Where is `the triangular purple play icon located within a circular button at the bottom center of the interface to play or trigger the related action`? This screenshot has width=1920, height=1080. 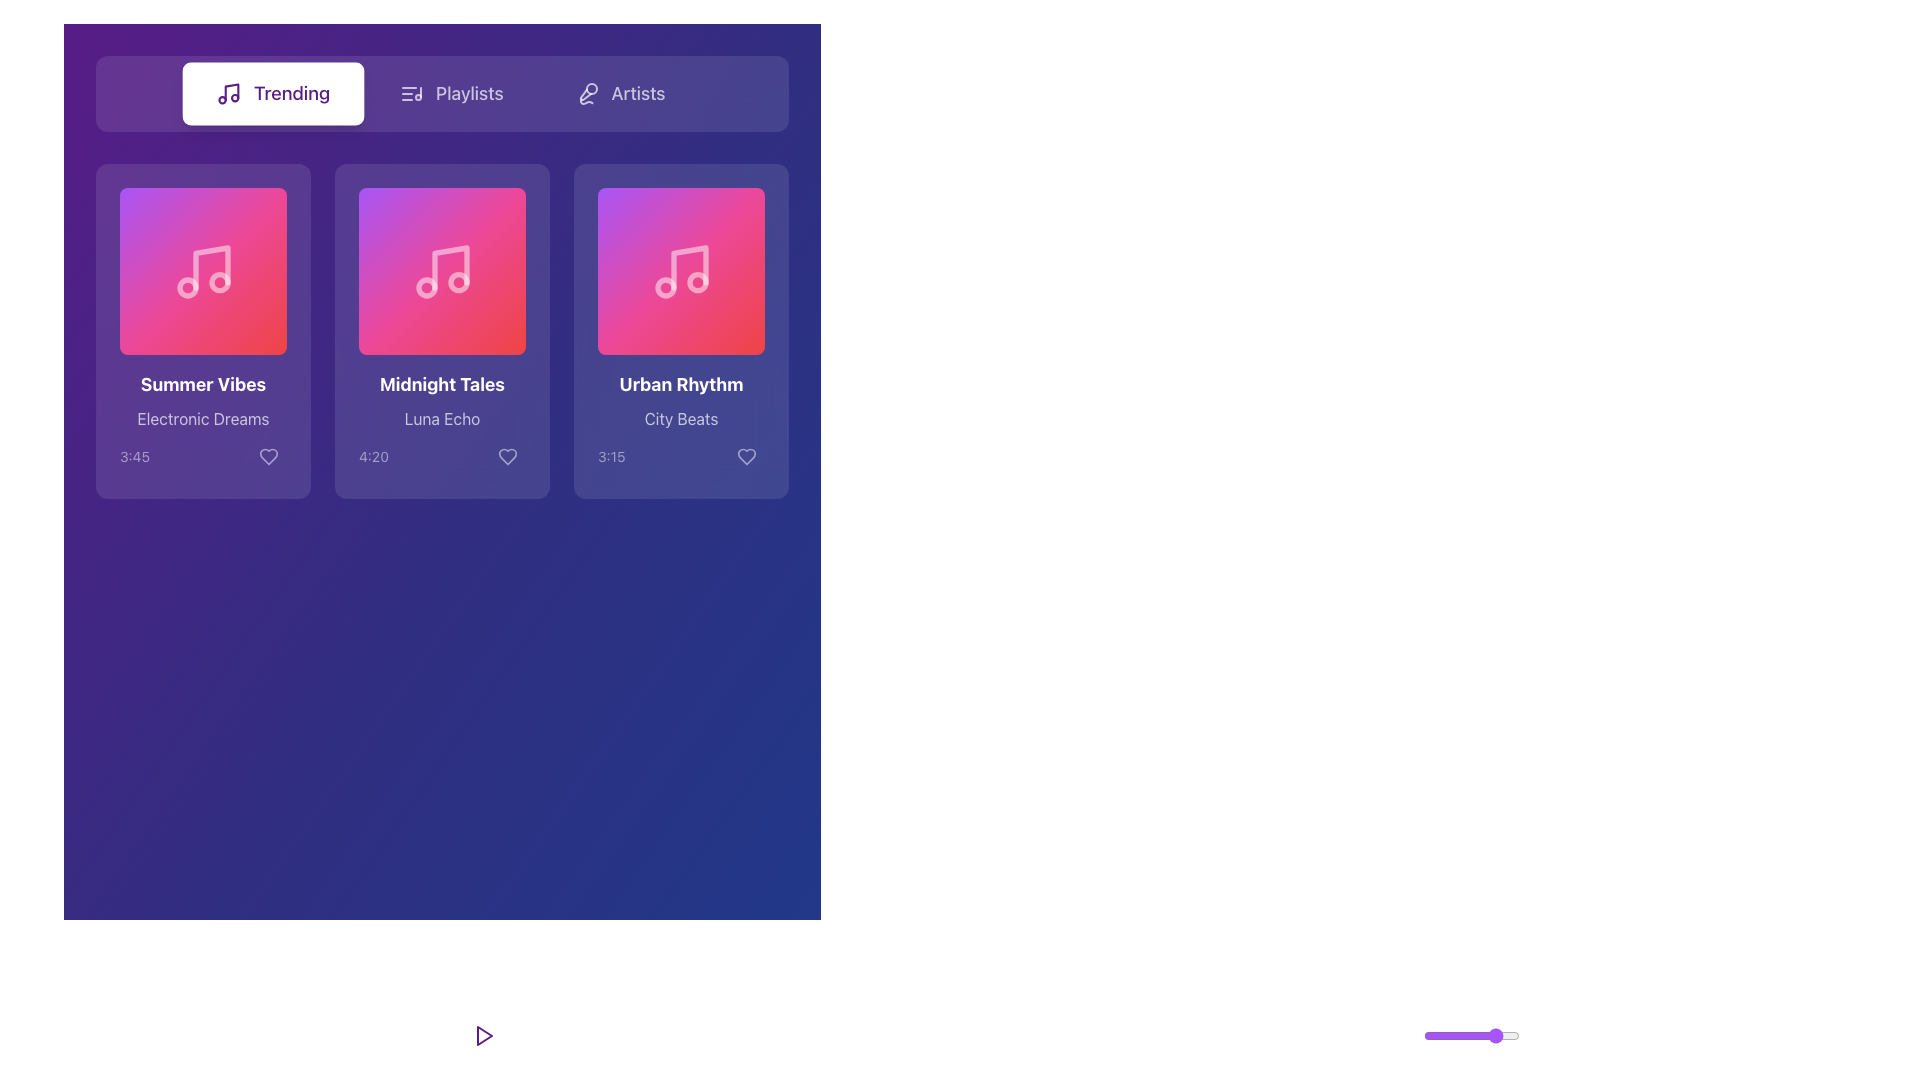 the triangular purple play icon located within a circular button at the bottom center of the interface to play or trigger the related action is located at coordinates (484, 1035).